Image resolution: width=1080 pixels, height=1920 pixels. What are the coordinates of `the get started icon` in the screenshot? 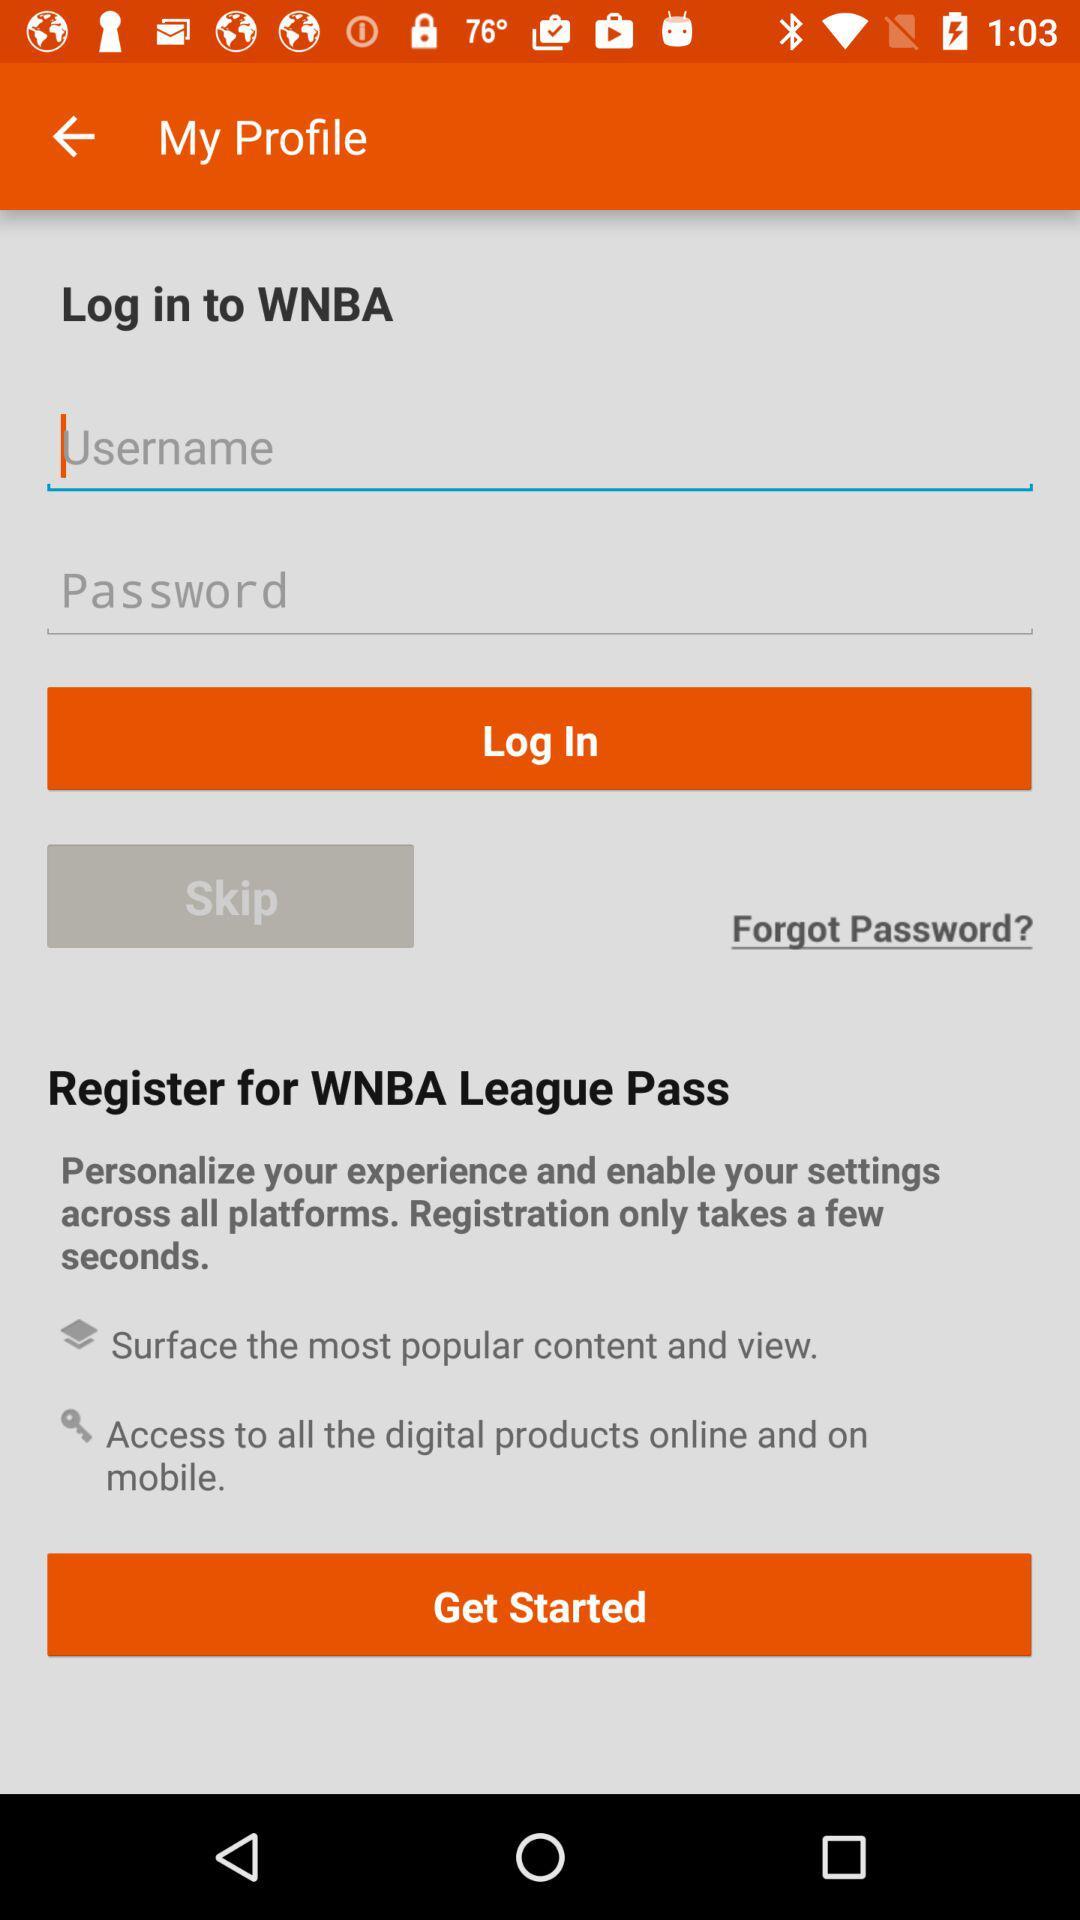 It's located at (540, 1605).